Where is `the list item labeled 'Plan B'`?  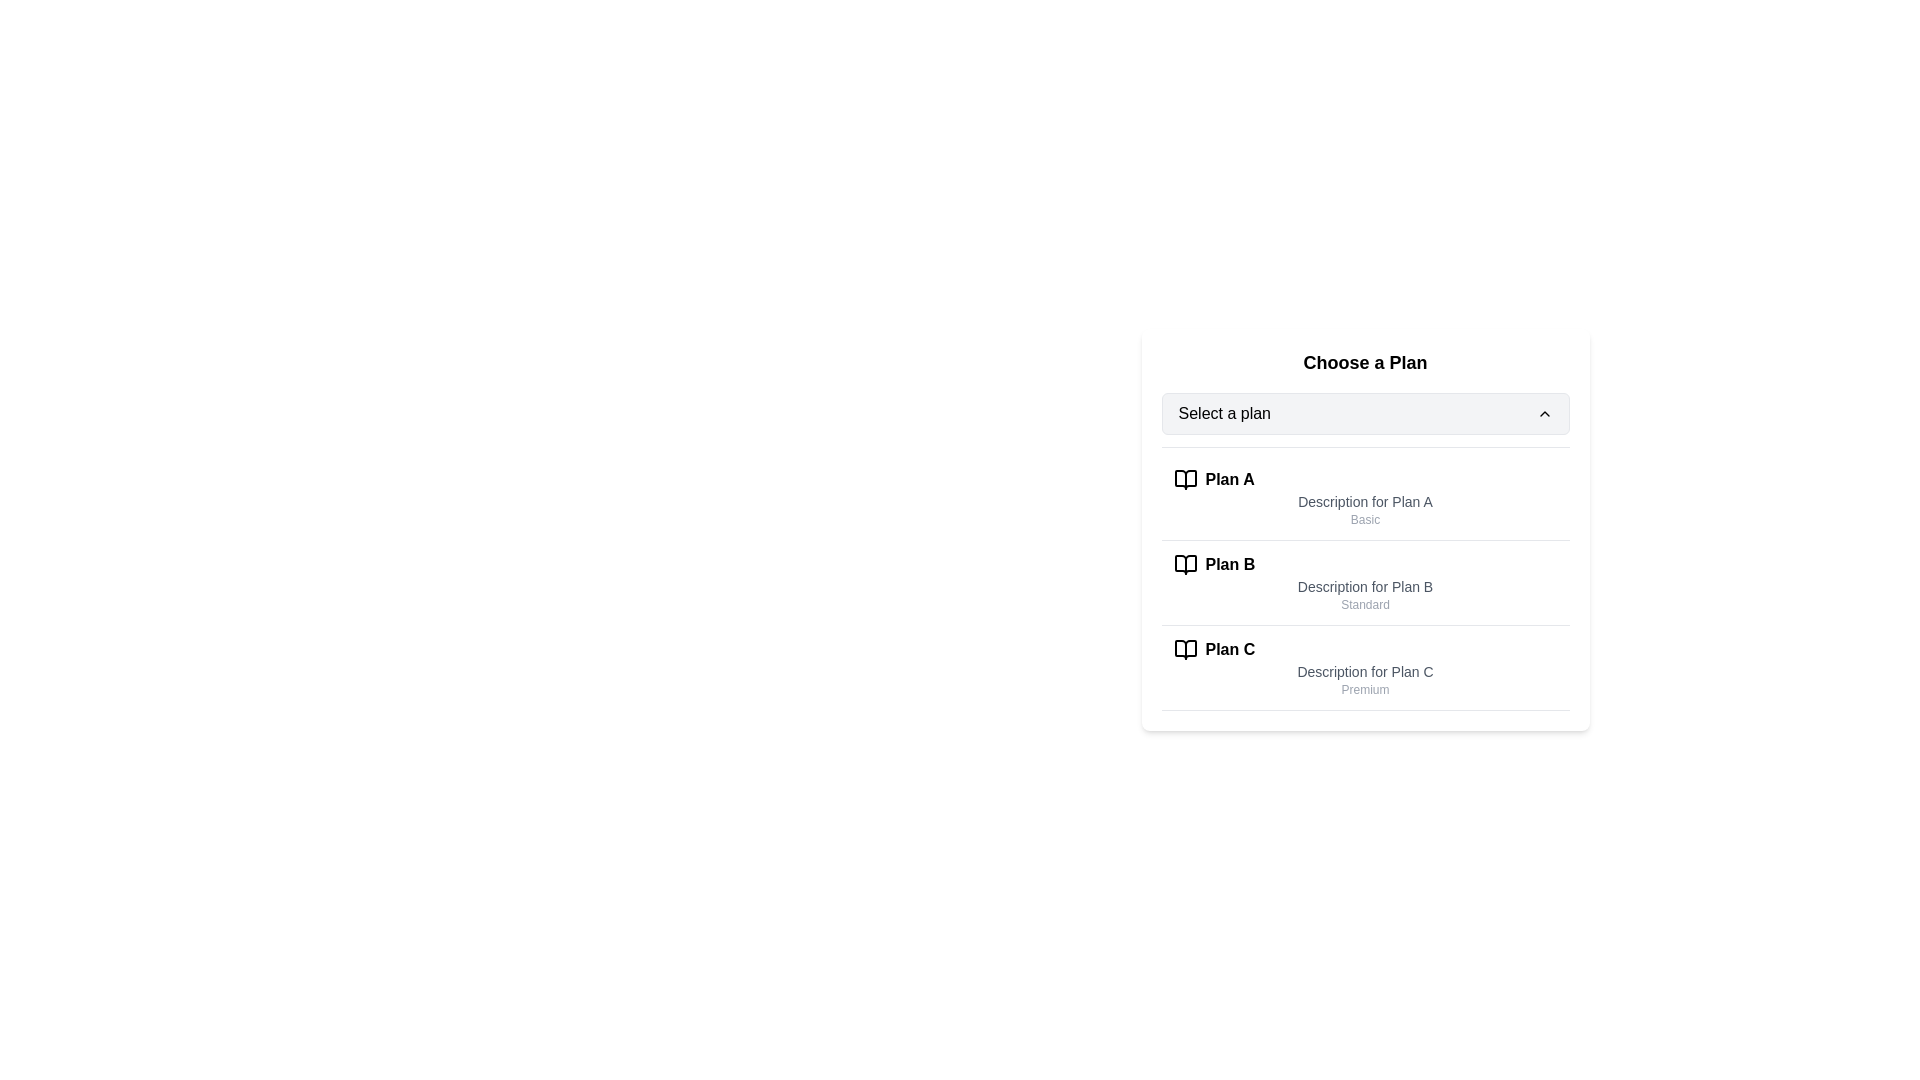
the list item labeled 'Plan B' is located at coordinates (1364, 583).